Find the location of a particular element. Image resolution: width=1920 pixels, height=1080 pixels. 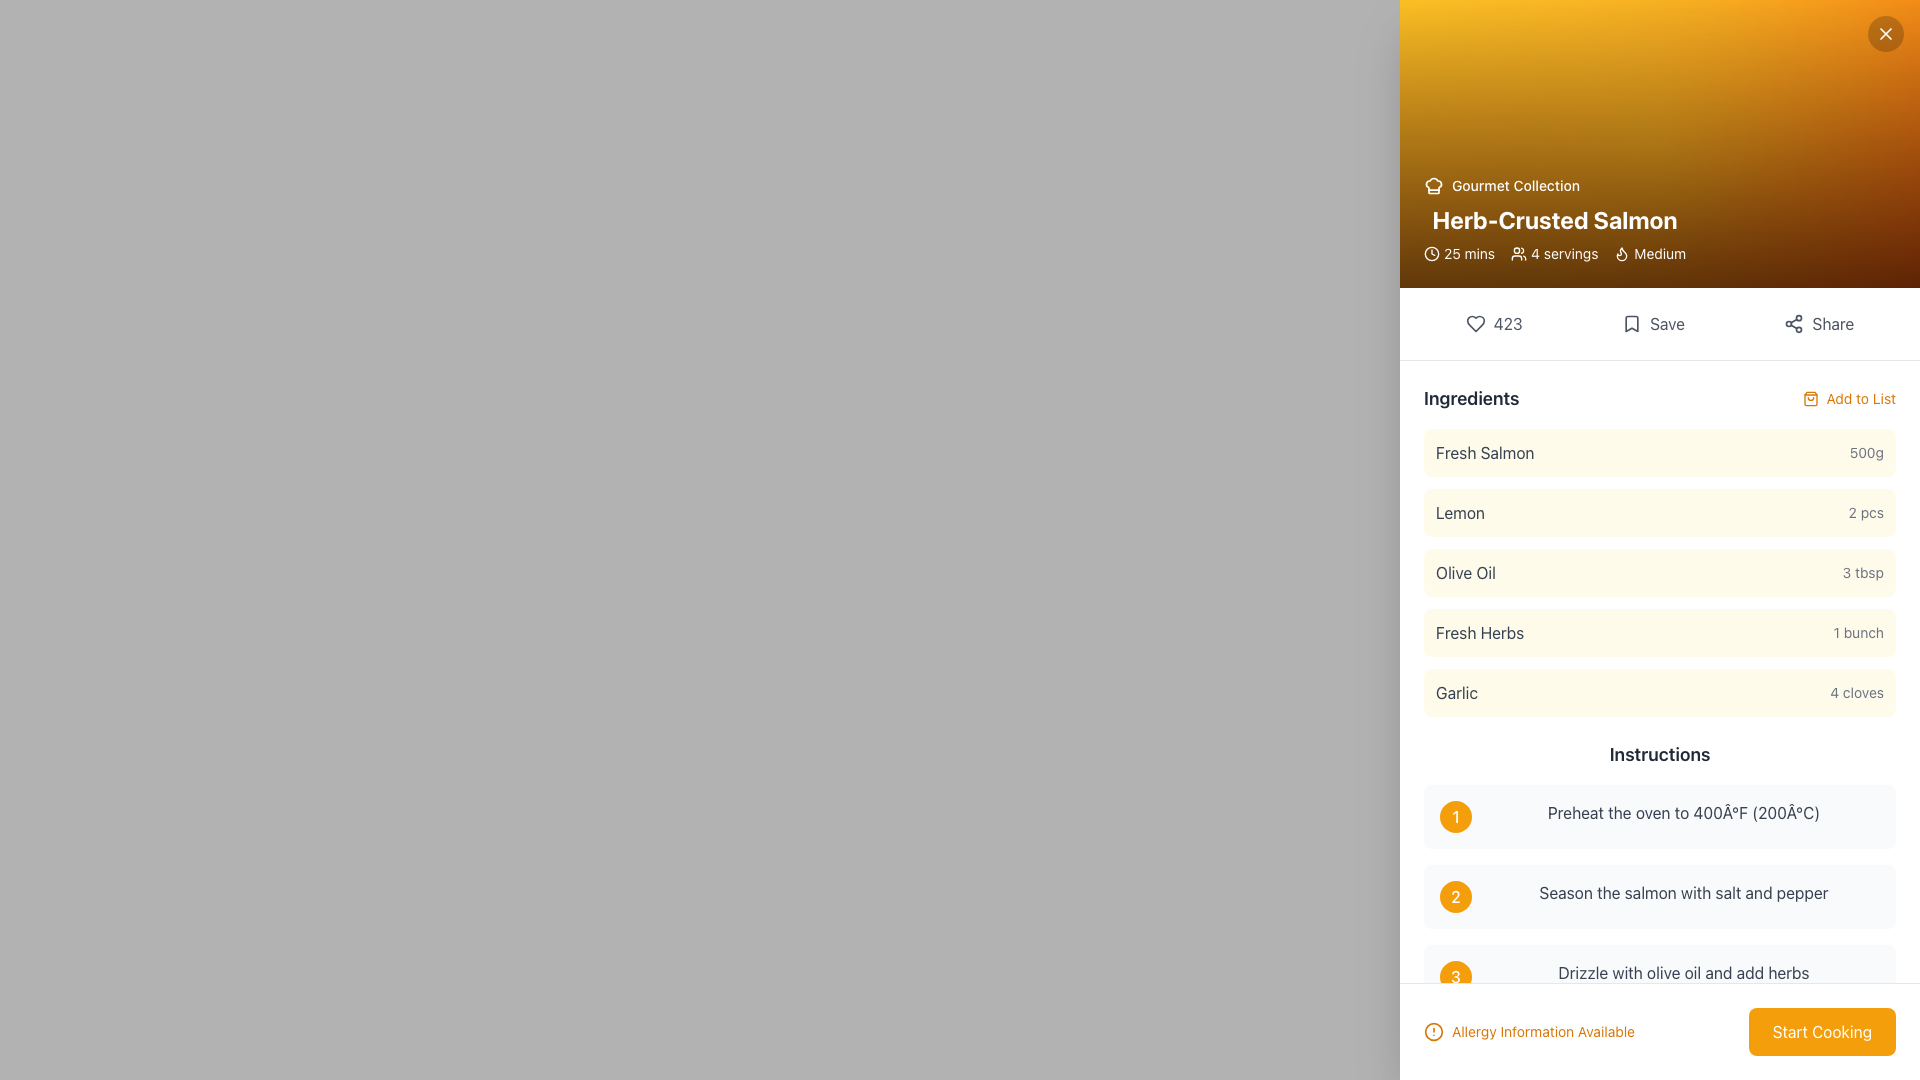

the Circle SVG graphical component that is part of a visual indicator in the bottom right quadrant of the interface is located at coordinates (1433, 1032).